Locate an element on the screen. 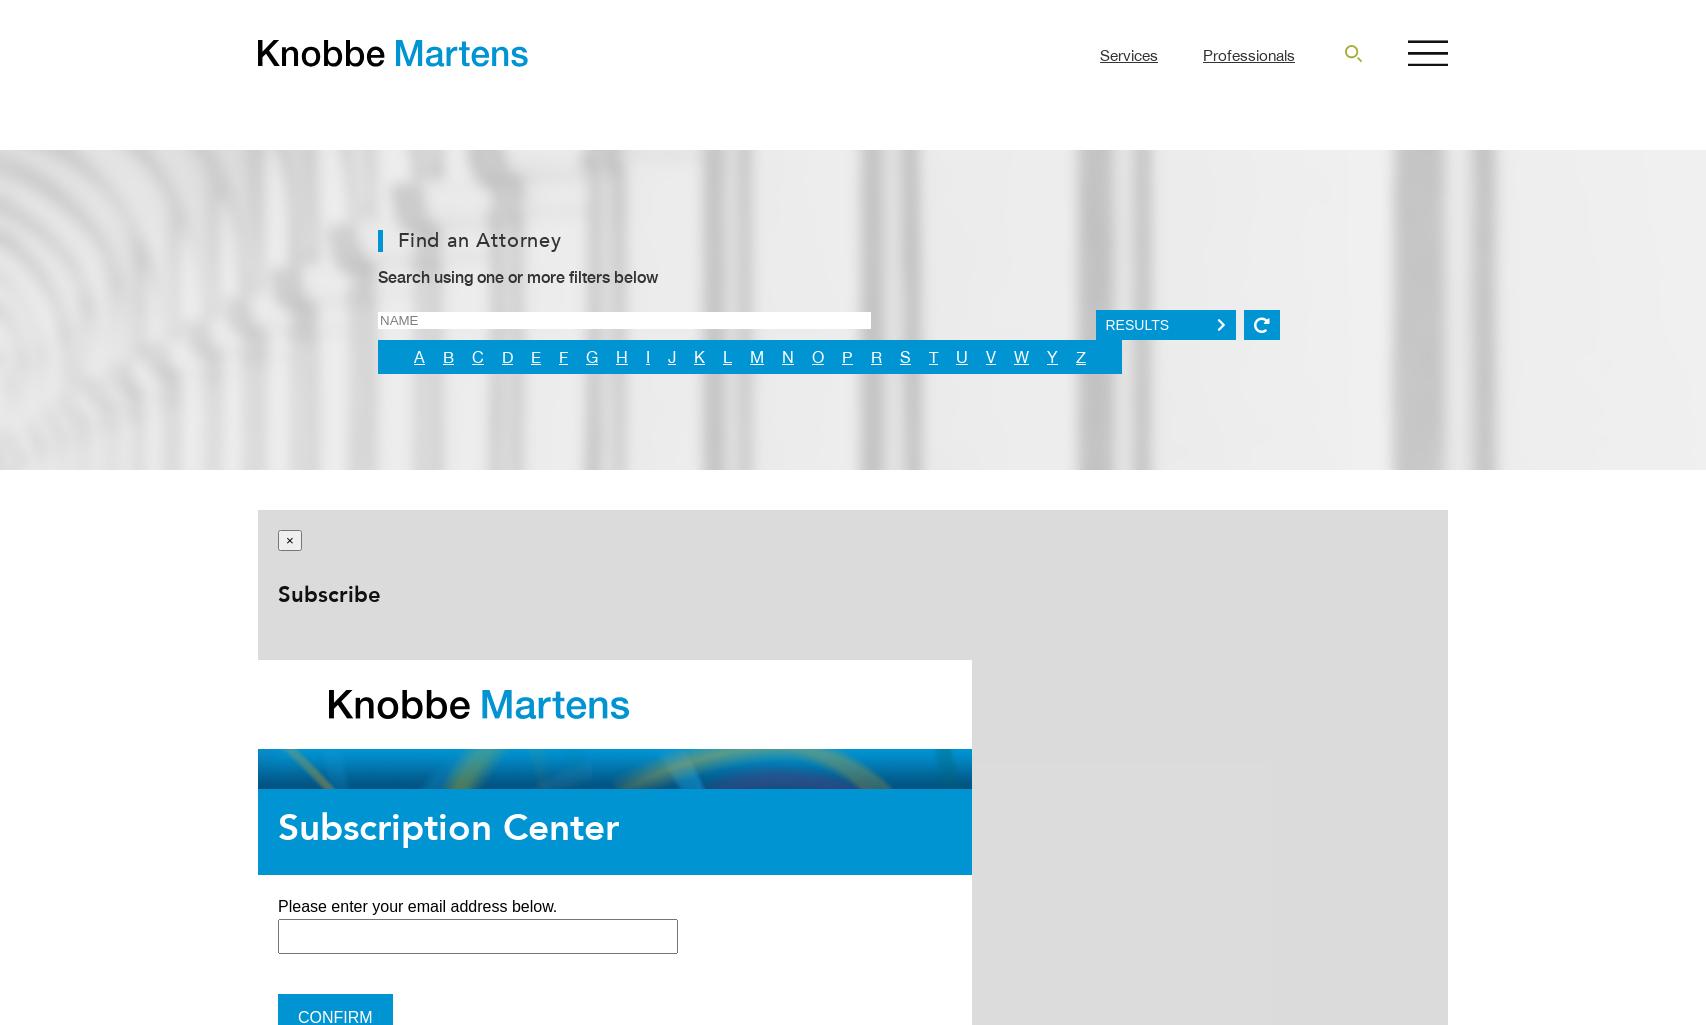 This screenshot has height=1025, width=1706. 'S' is located at coordinates (905, 356).